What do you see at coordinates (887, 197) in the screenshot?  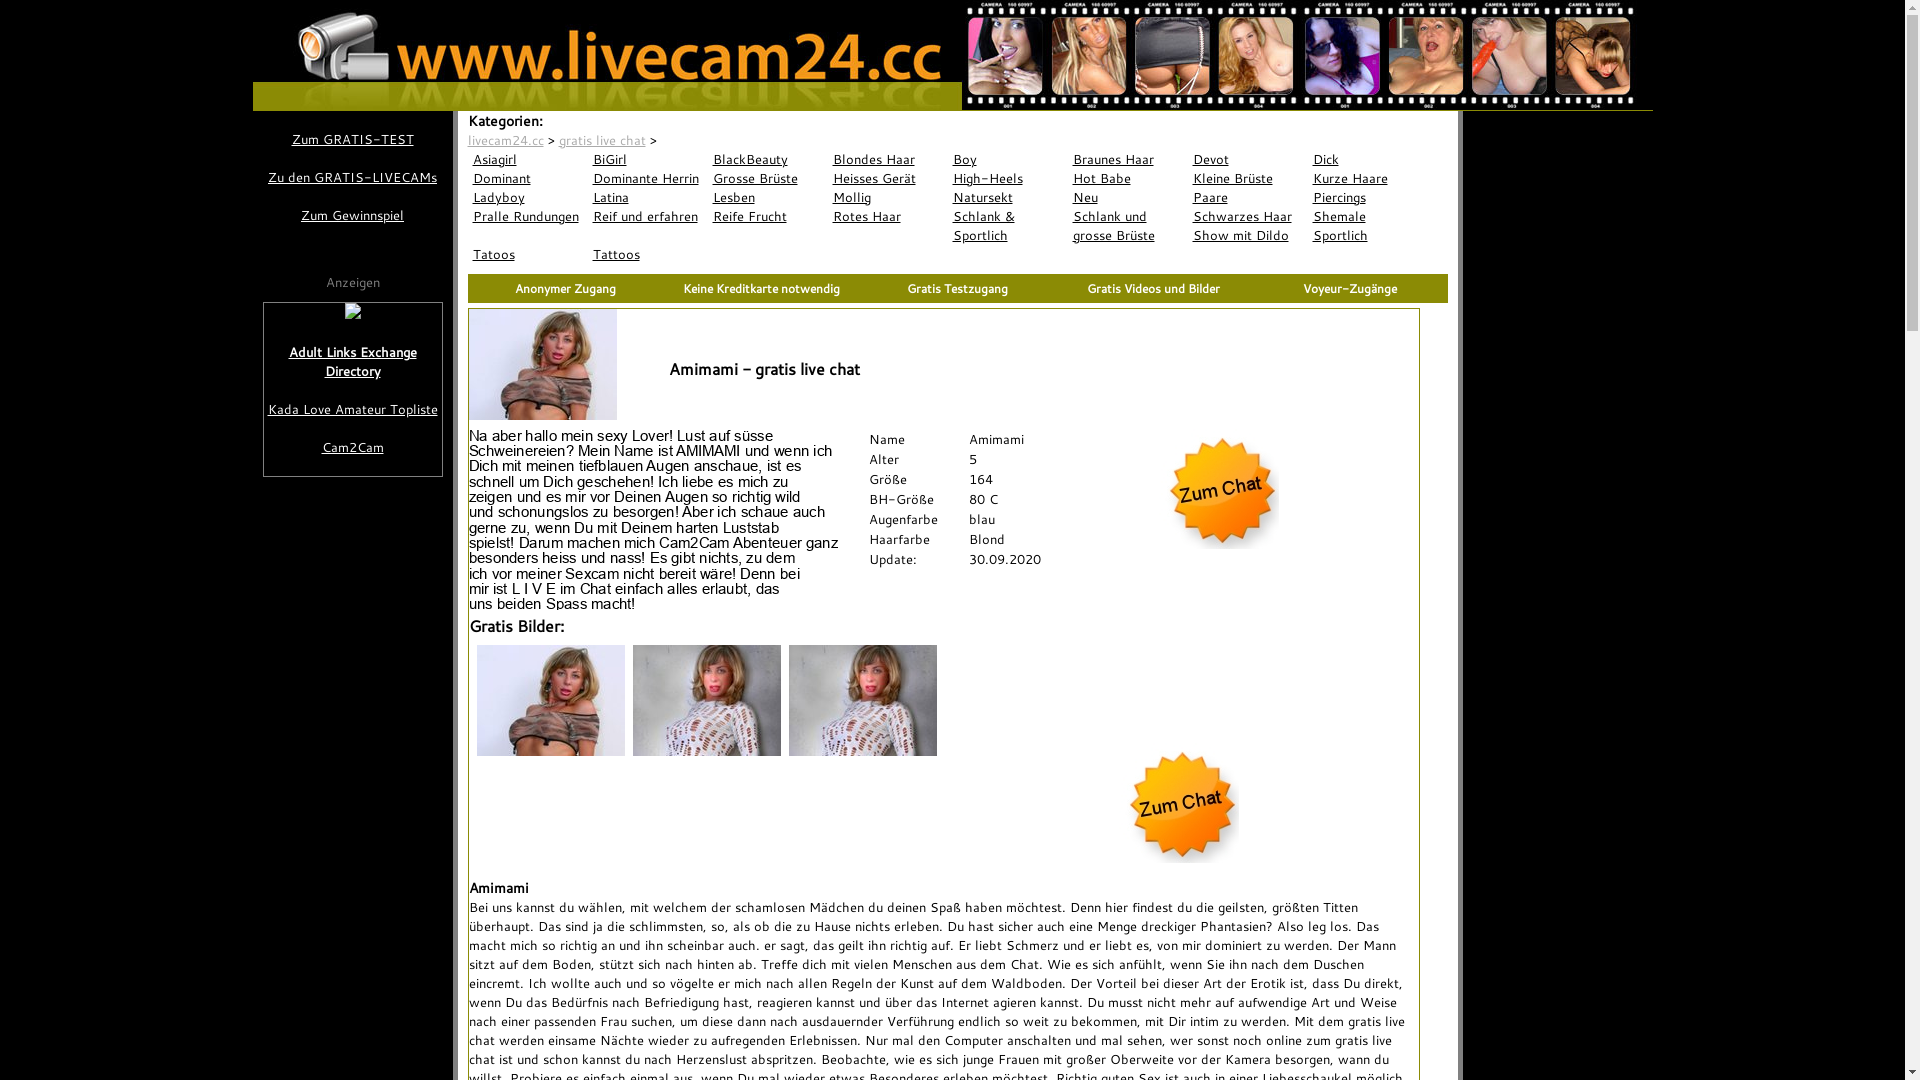 I see `'Mollig'` at bounding box center [887, 197].